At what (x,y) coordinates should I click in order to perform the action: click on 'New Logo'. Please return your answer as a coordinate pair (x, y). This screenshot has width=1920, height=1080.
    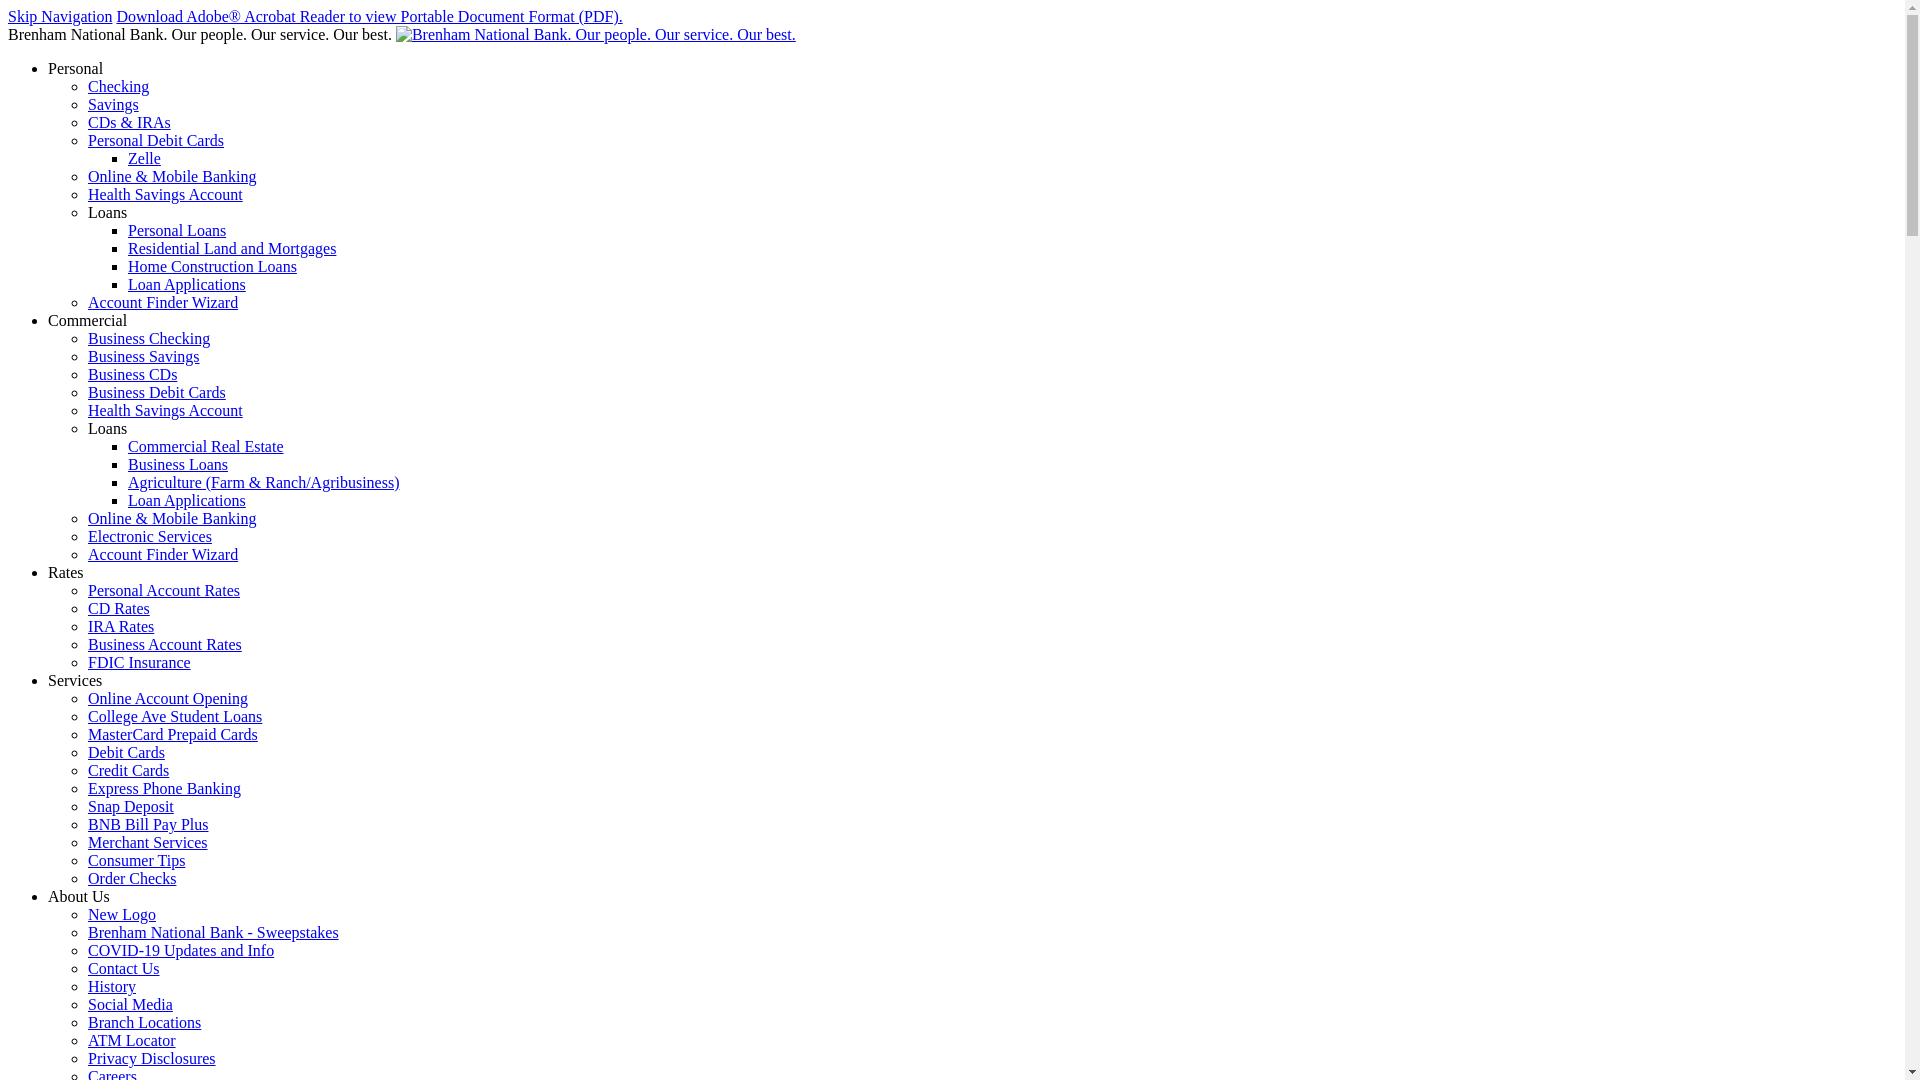
    Looking at the image, I should click on (120, 914).